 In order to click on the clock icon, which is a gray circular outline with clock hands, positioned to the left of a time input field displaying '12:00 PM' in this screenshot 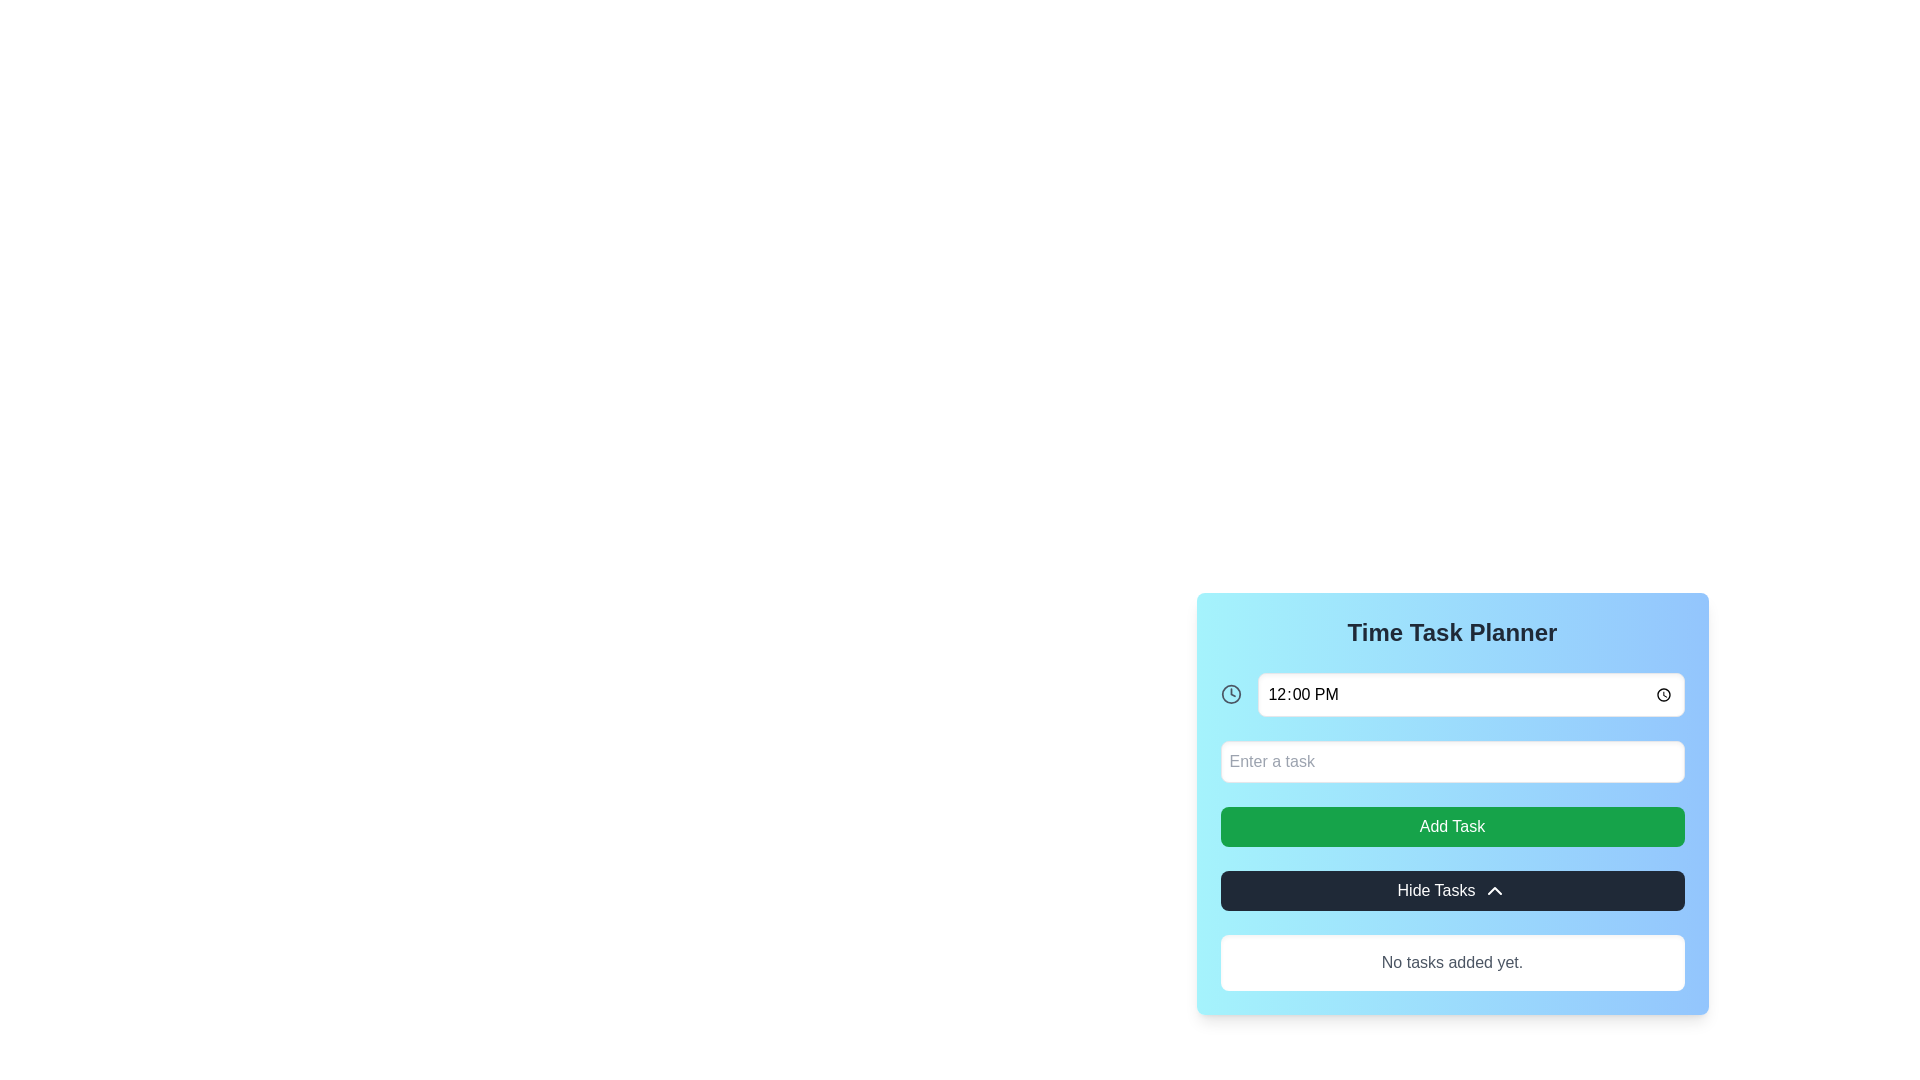, I will do `click(1230, 693)`.